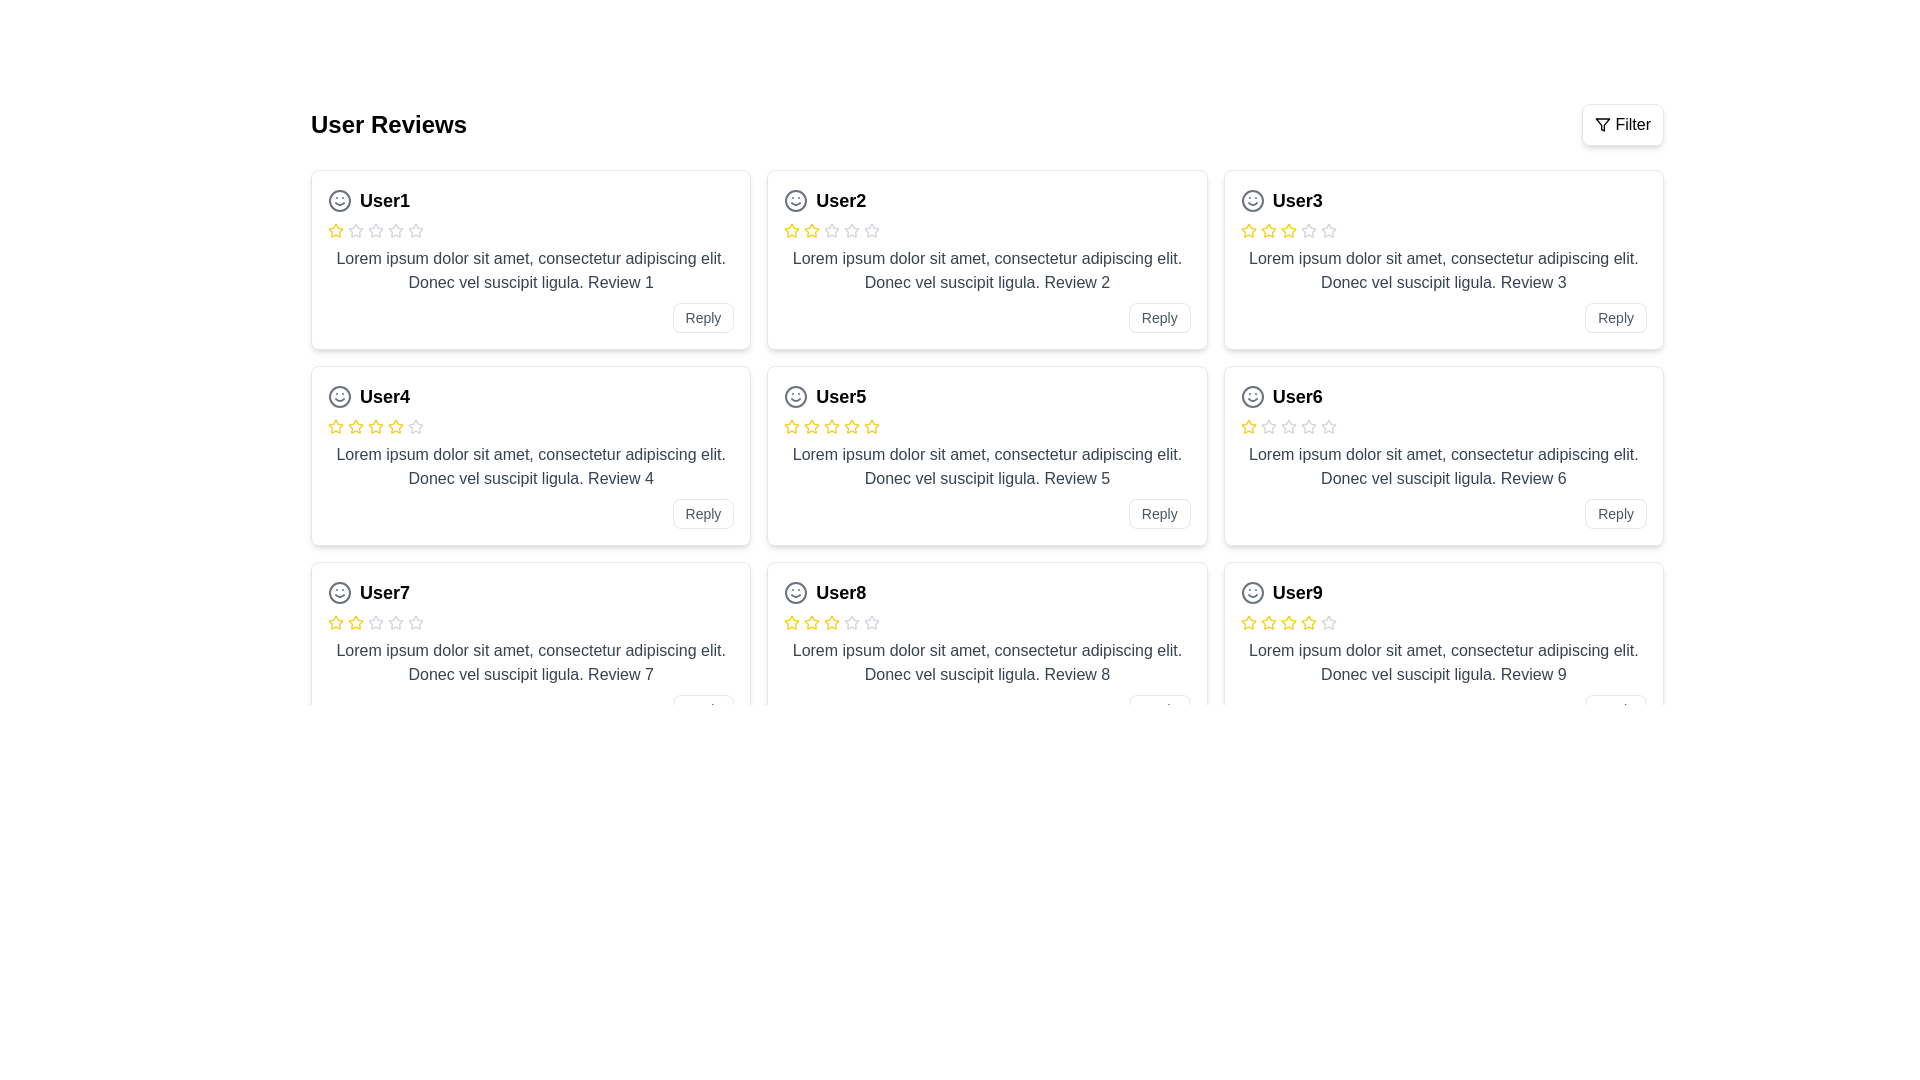 The height and width of the screenshot is (1080, 1920). I want to click on the smiling face icon located next to the username 'User1' in the review block at the top-left corner of the reviews grid, so click(340, 200).